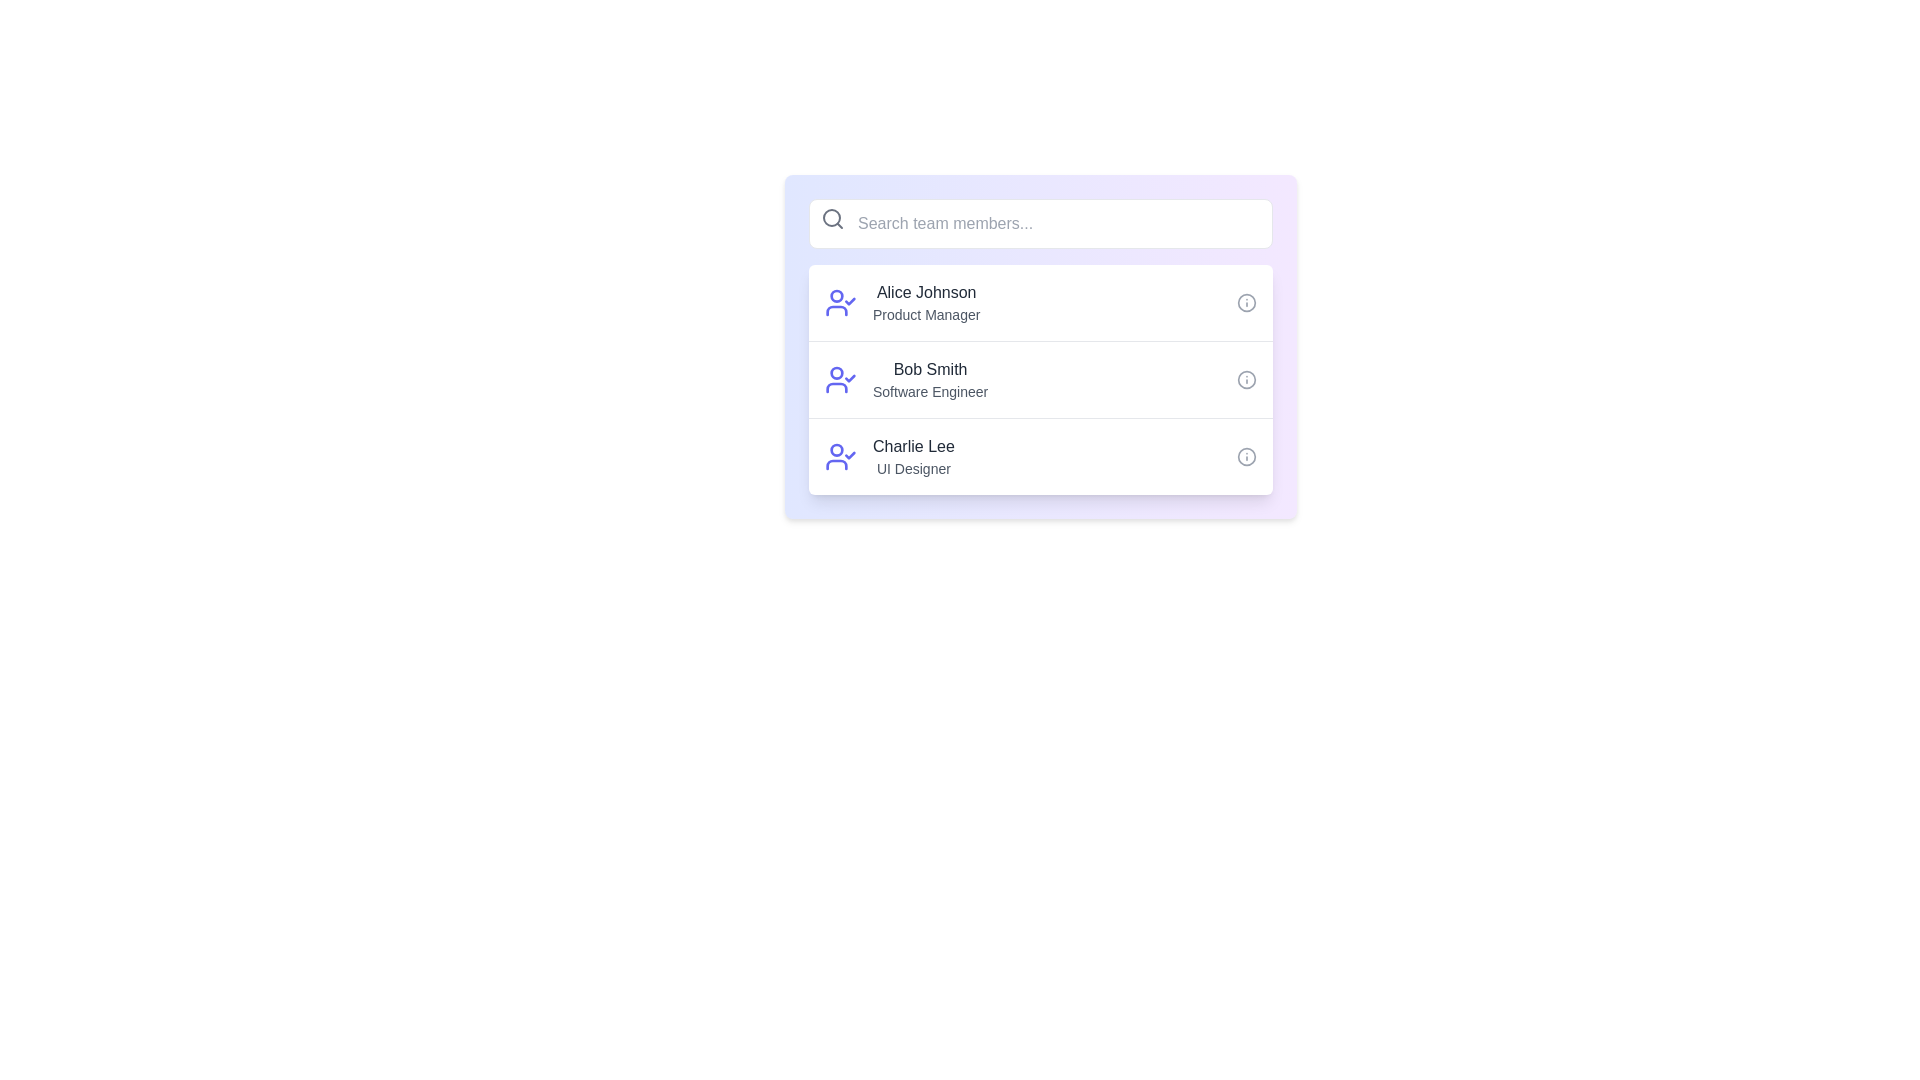  What do you see at coordinates (840, 380) in the screenshot?
I see `the SVG icon representing a user with a checkmark, styled with a purple outline, which is located to the left of the text 'Bob Smith'` at bounding box center [840, 380].